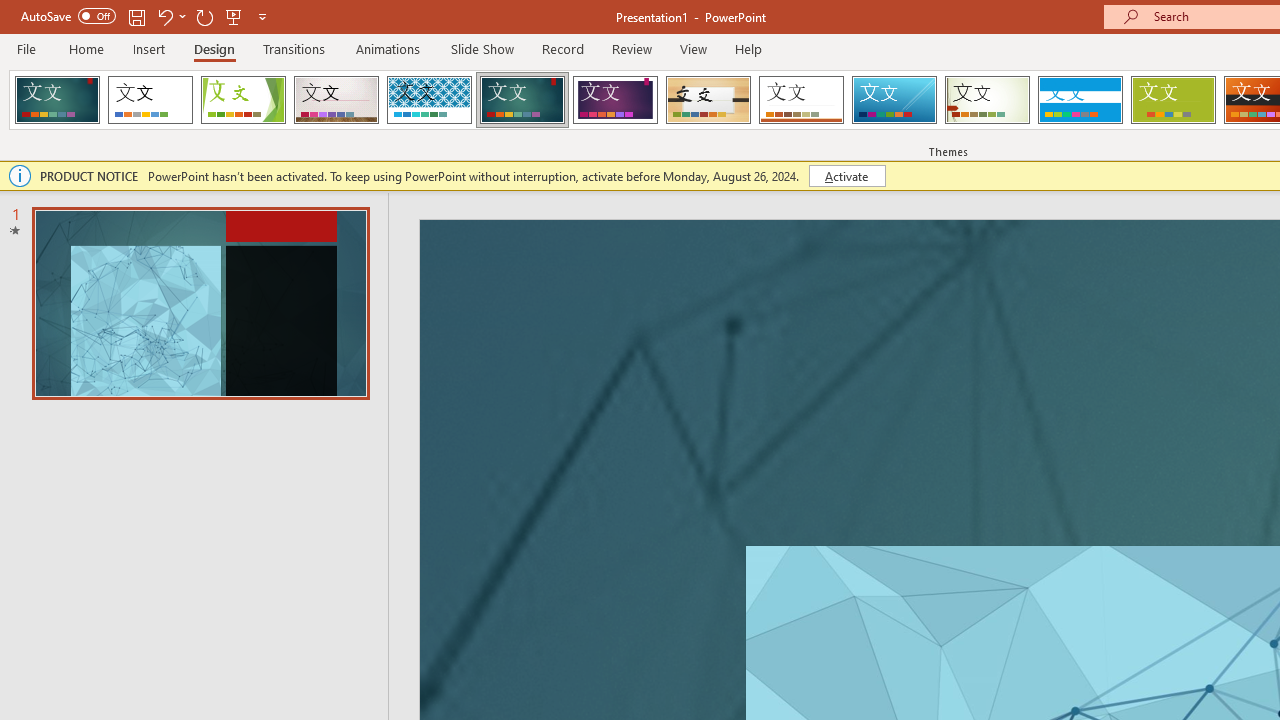 This screenshot has width=1280, height=720. Describe the element at coordinates (1079, 100) in the screenshot. I see `'Banded'` at that location.